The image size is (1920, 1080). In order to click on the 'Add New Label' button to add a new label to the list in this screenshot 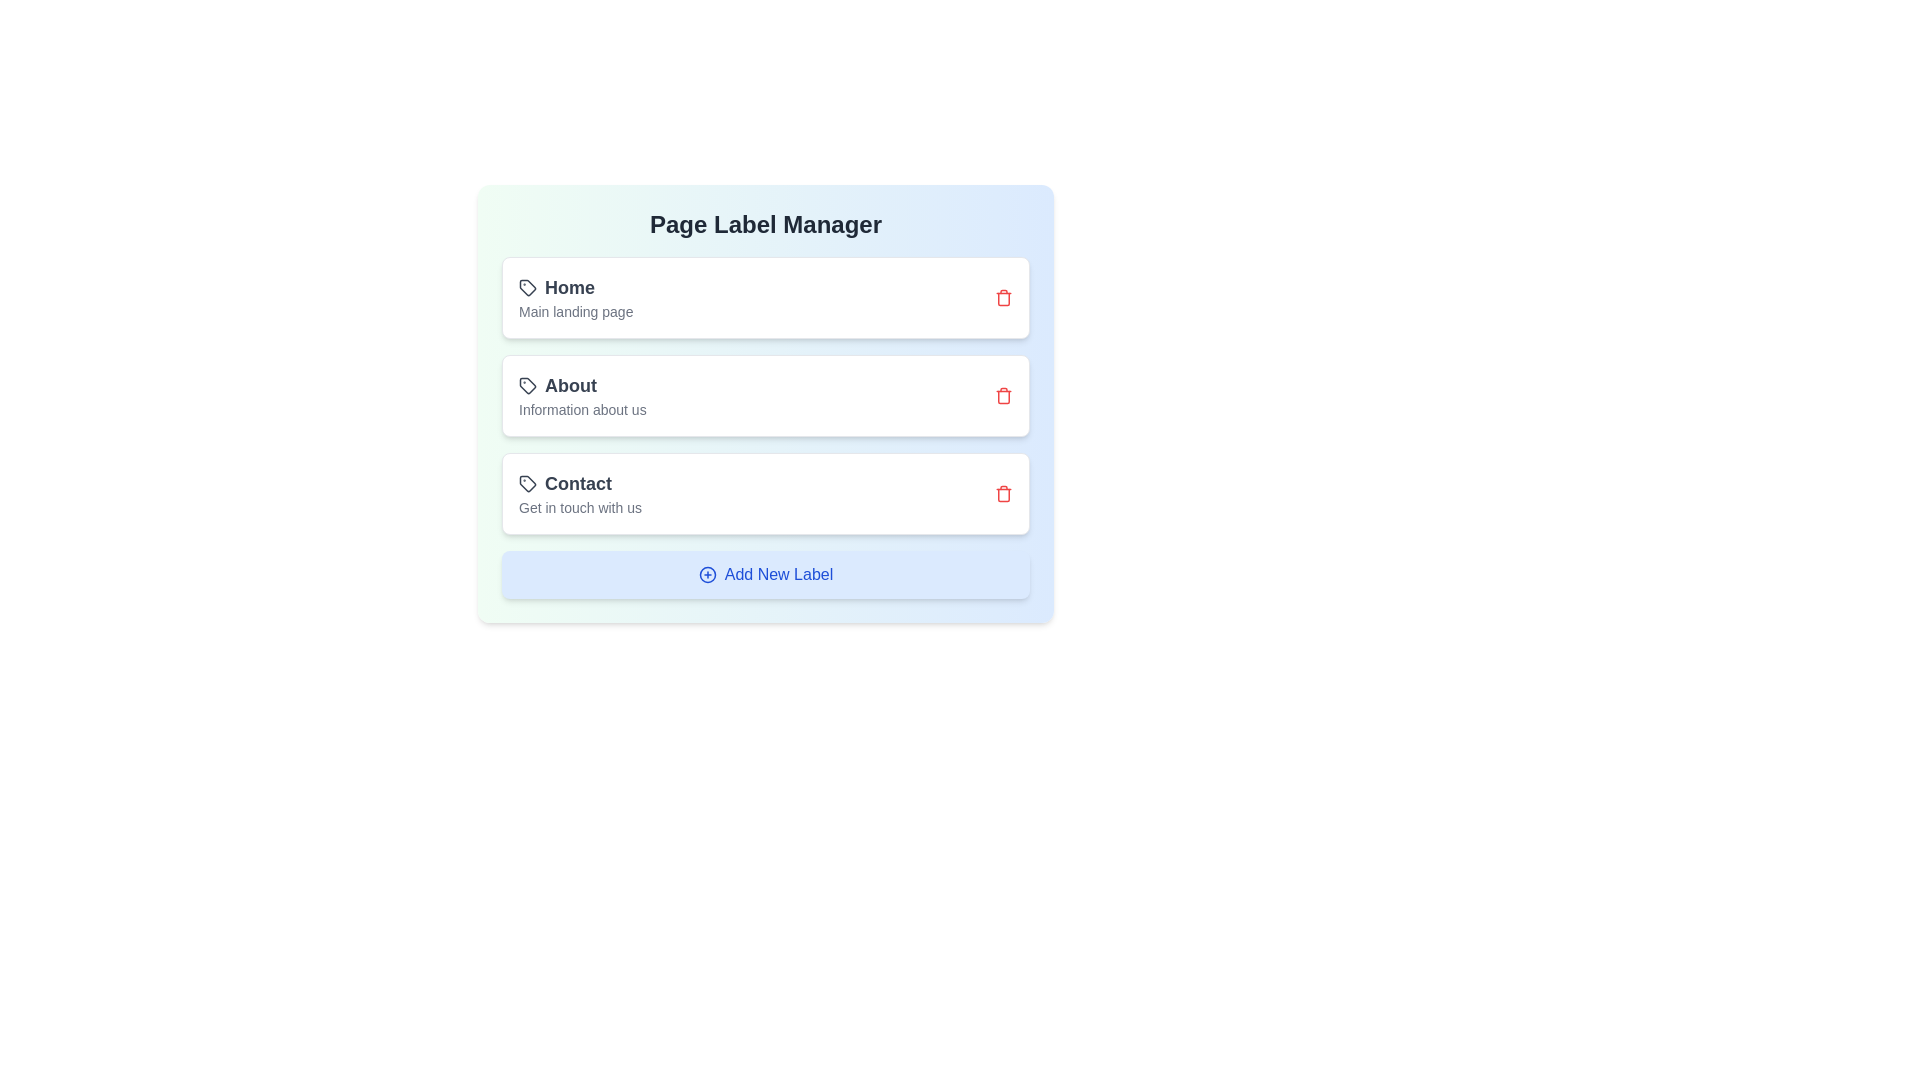, I will do `click(765, 574)`.